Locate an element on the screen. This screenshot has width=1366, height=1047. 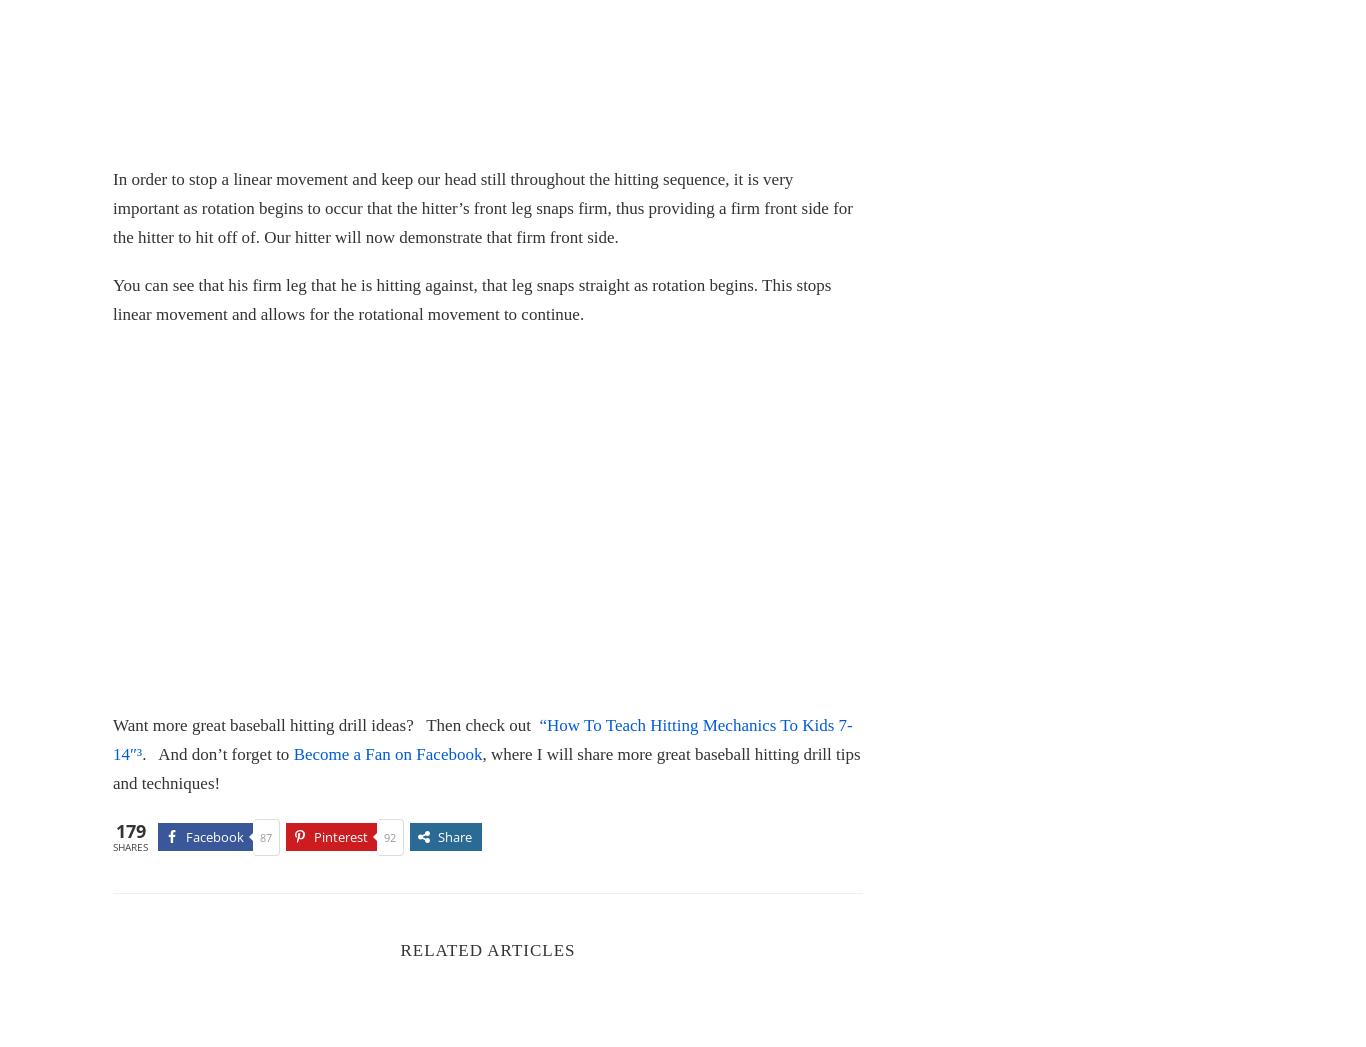
'You can see that his firm leg that he is hitting against, that leg snaps straight as rotation begins. This stops linear movement and allows for the rotational movement to continue.' is located at coordinates (471, 298).